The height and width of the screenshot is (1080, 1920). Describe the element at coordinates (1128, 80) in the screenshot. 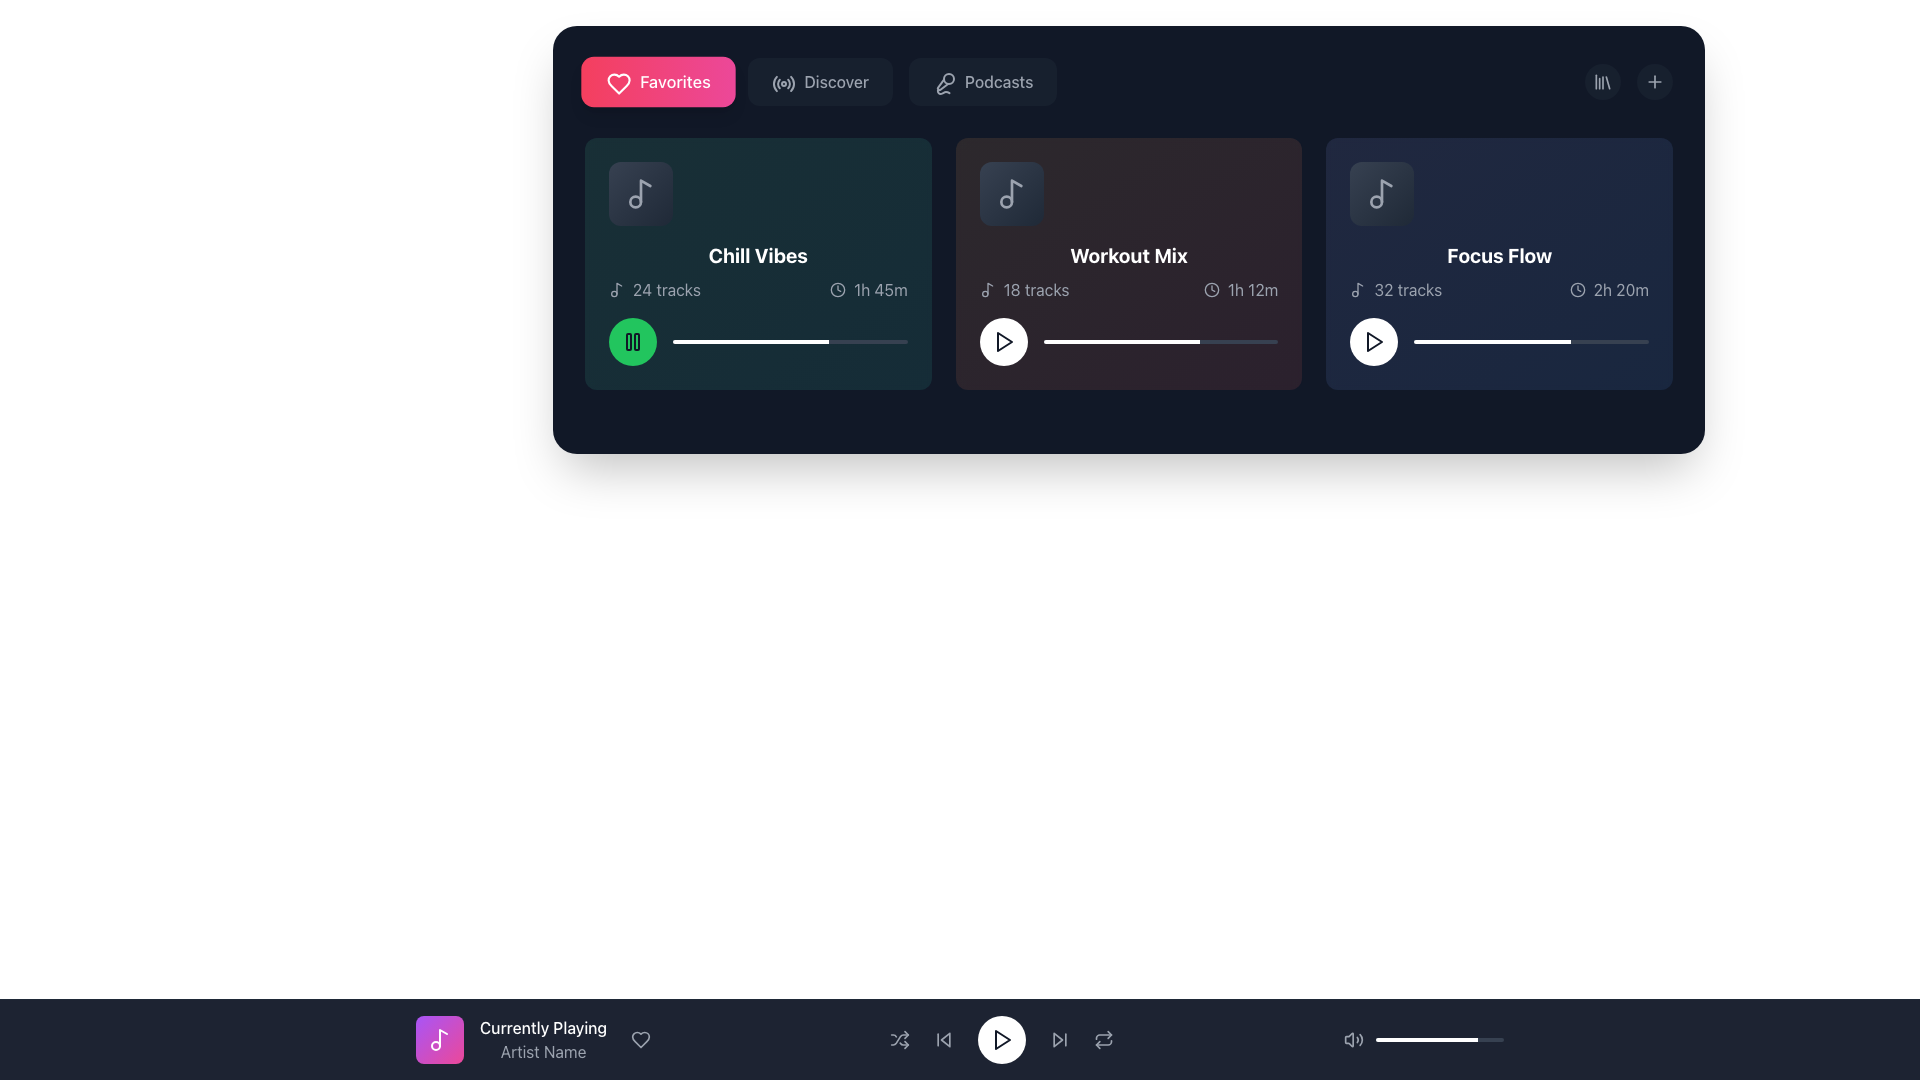

I see `the favorite items button located on the far left of the navigation bar` at that location.